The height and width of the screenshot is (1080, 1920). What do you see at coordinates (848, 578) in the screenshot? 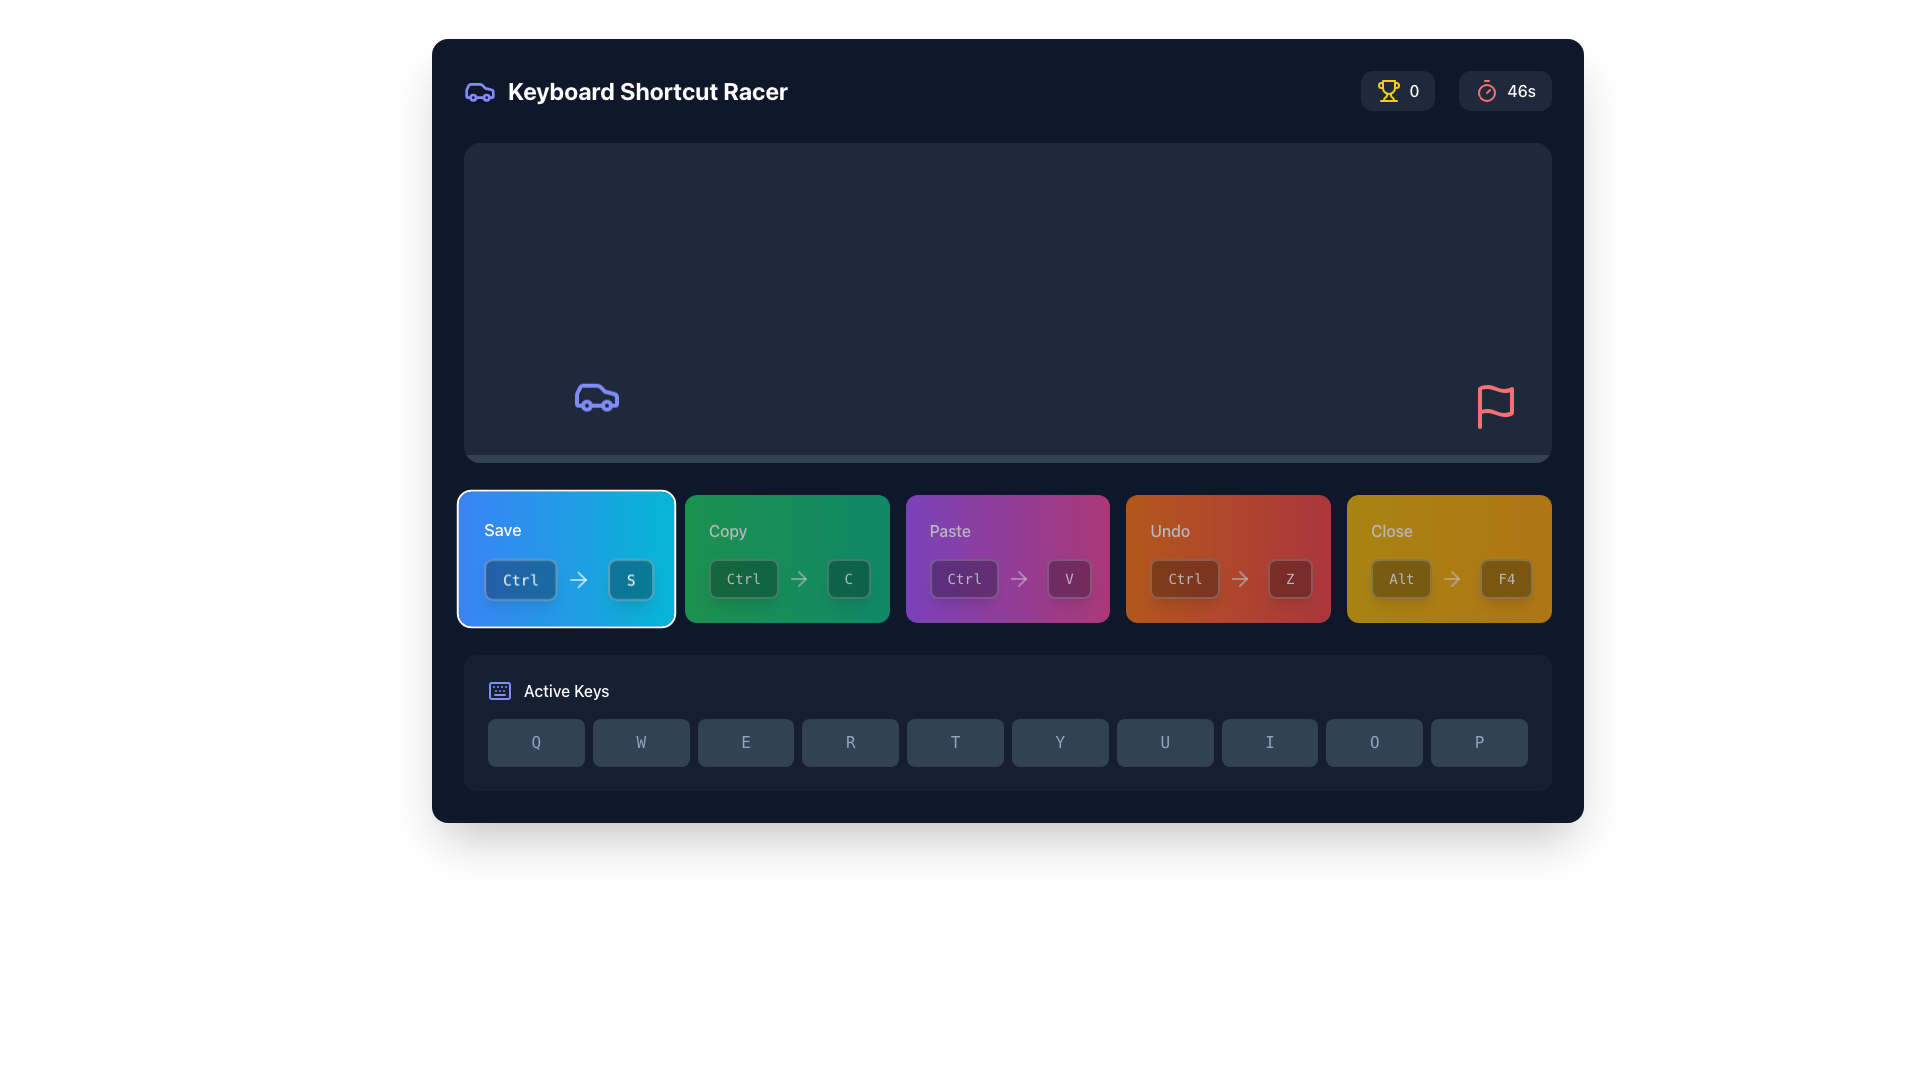
I see `the 'C' key in the Keyboard Shortcut Visualizer, which is the third key in a horizontal bar near the bottom of the interface` at bounding box center [848, 578].